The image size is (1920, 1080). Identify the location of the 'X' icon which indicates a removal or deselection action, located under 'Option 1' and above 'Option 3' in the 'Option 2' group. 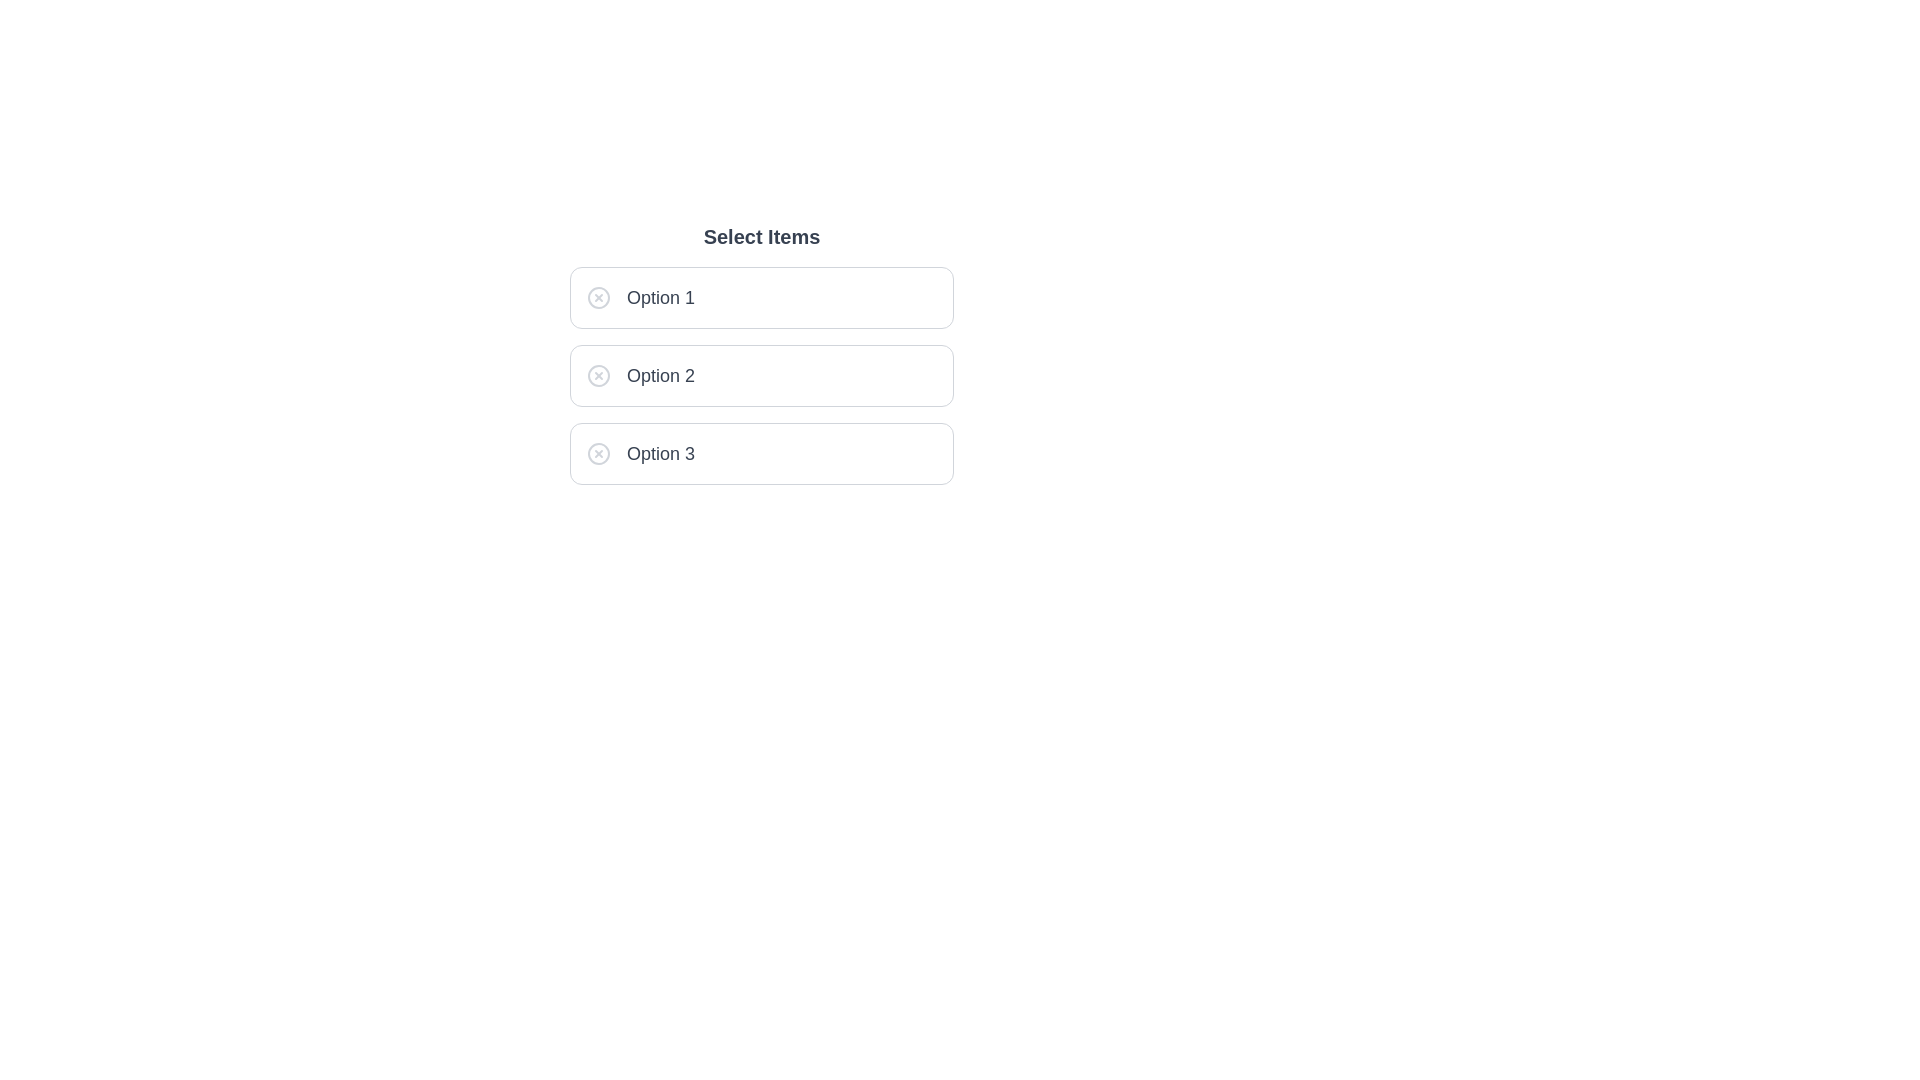
(598, 375).